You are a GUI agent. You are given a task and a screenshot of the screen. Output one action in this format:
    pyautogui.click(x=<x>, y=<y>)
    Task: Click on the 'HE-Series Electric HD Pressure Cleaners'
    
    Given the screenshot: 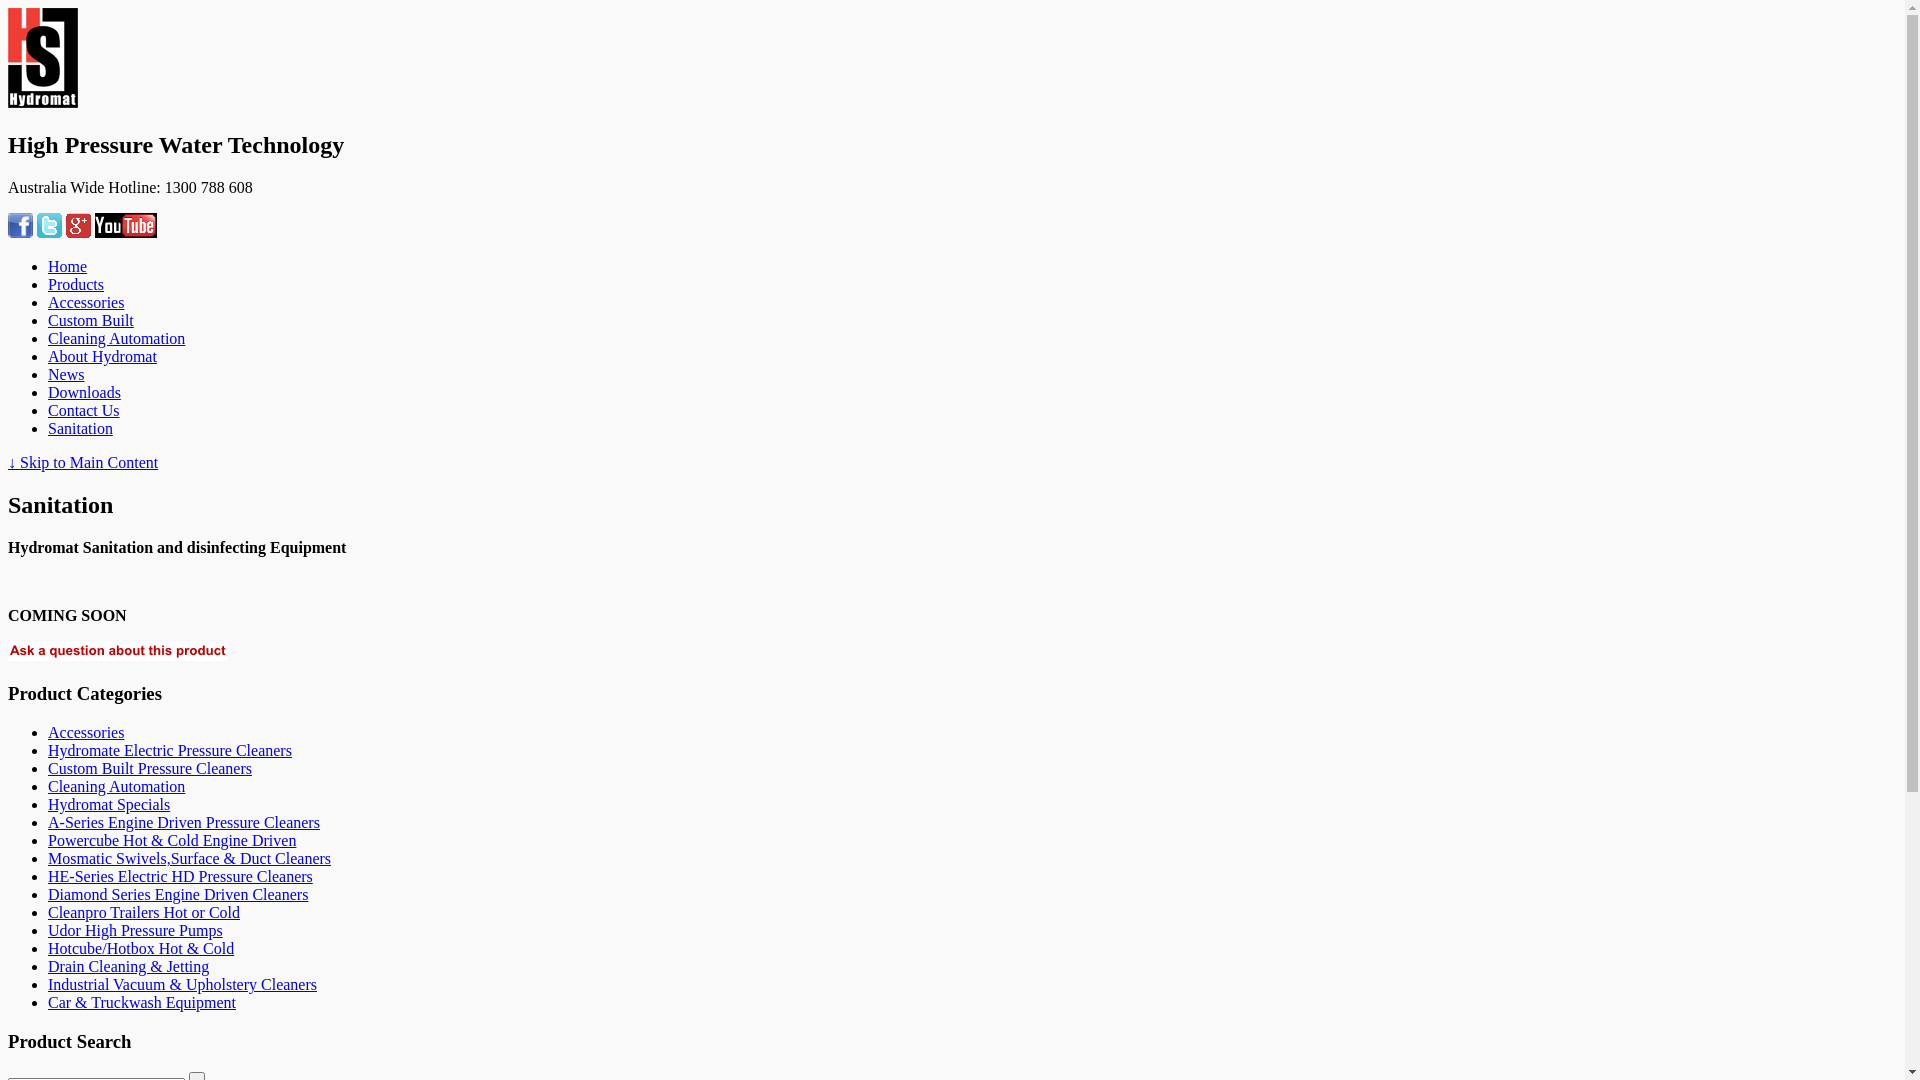 What is the action you would take?
    pyautogui.click(x=48, y=875)
    